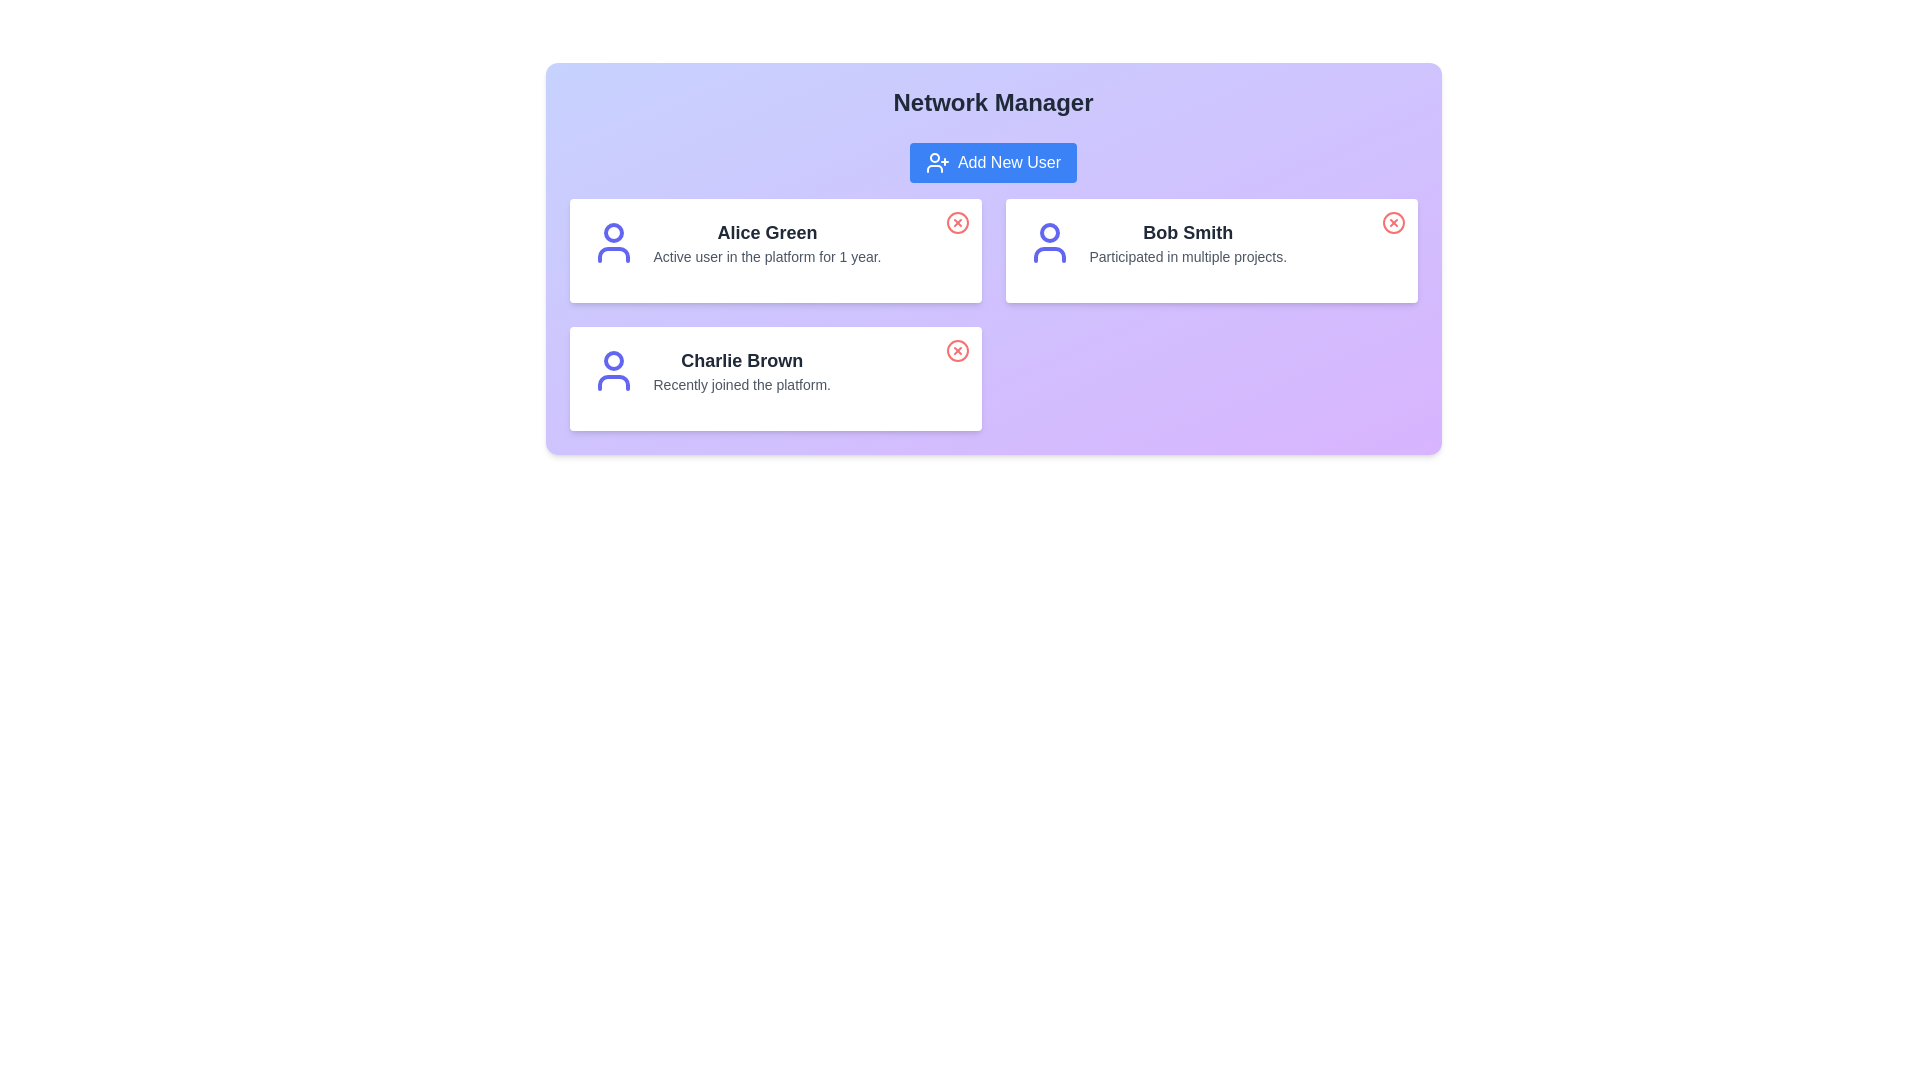 This screenshot has width=1920, height=1080. What do you see at coordinates (1392, 223) in the screenshot?
I see `remove button for the user Bob Smith` at bounding box center [1392, 223].